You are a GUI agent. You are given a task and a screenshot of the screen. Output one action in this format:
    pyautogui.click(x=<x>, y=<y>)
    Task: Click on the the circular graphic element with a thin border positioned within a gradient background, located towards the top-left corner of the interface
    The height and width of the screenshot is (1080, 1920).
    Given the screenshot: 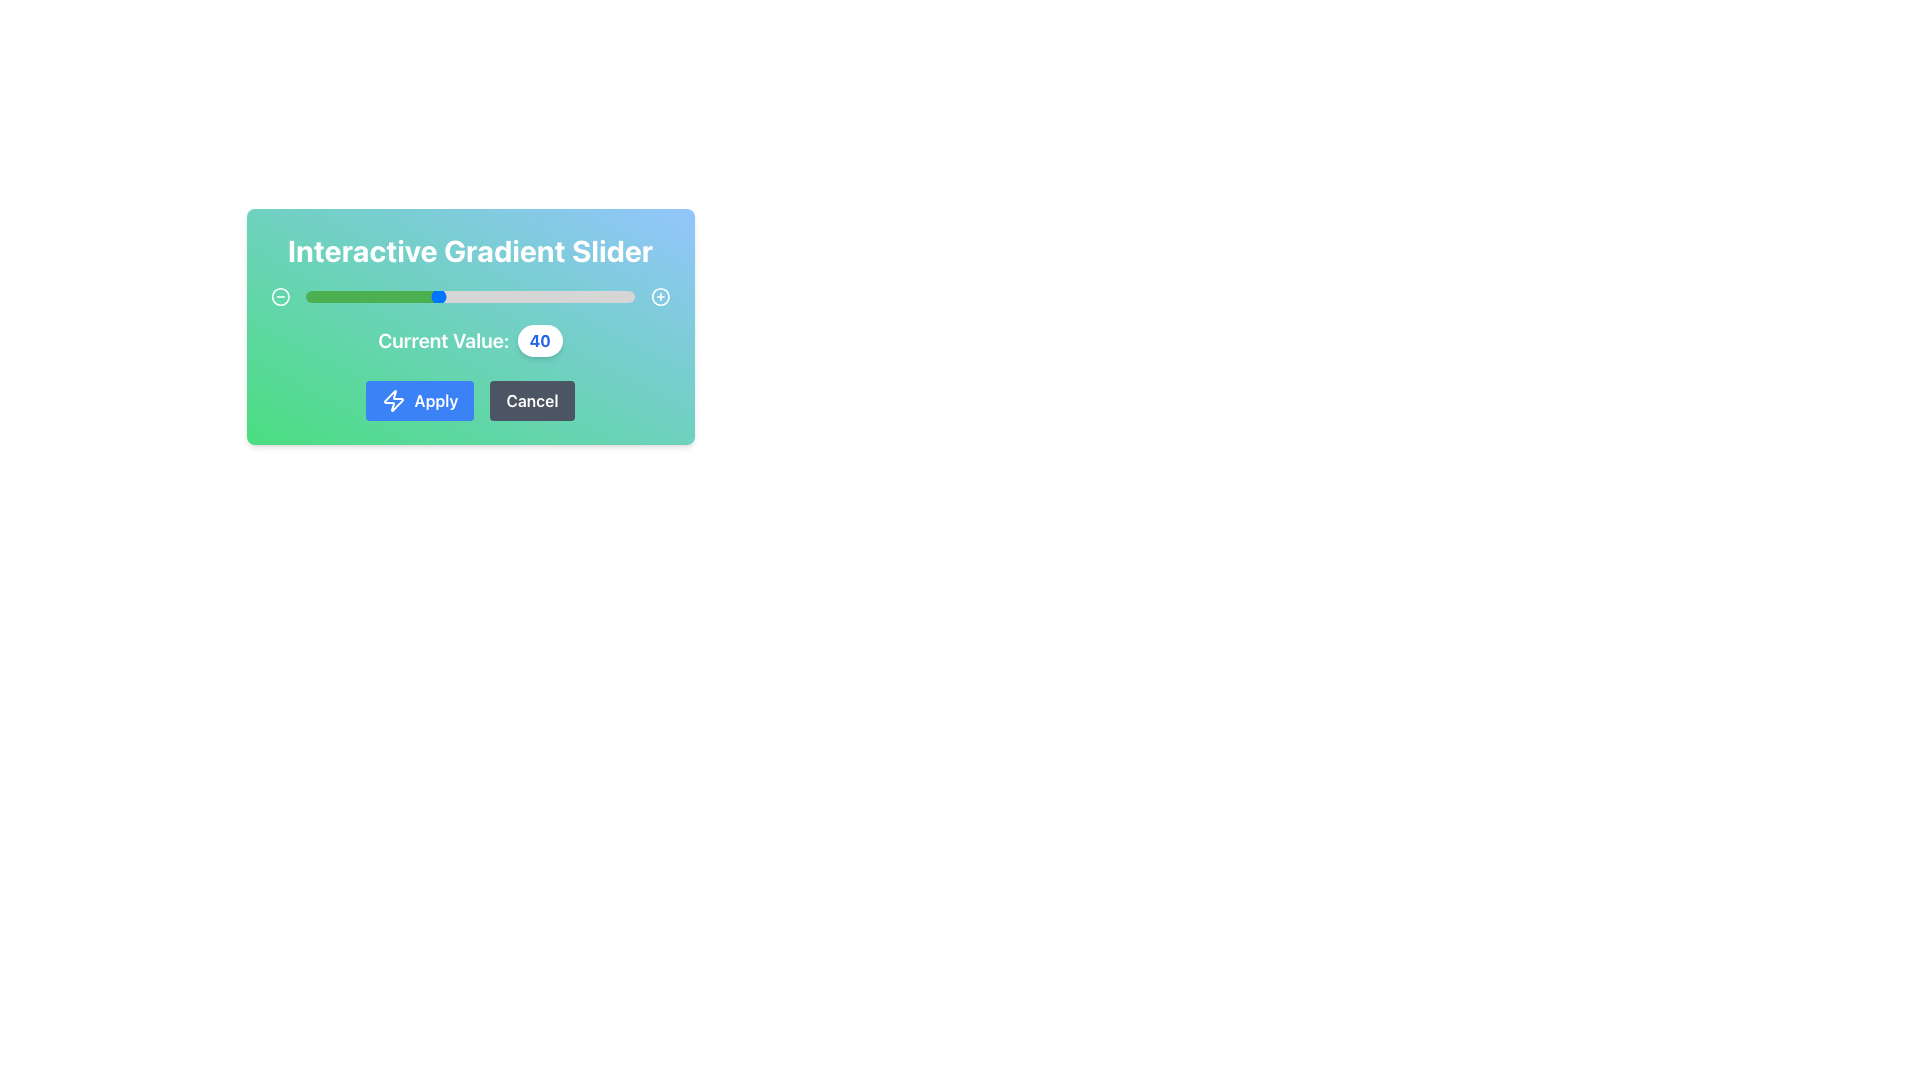 What is the action you would take?
    pyautogui.click(x=279, y=297)
    